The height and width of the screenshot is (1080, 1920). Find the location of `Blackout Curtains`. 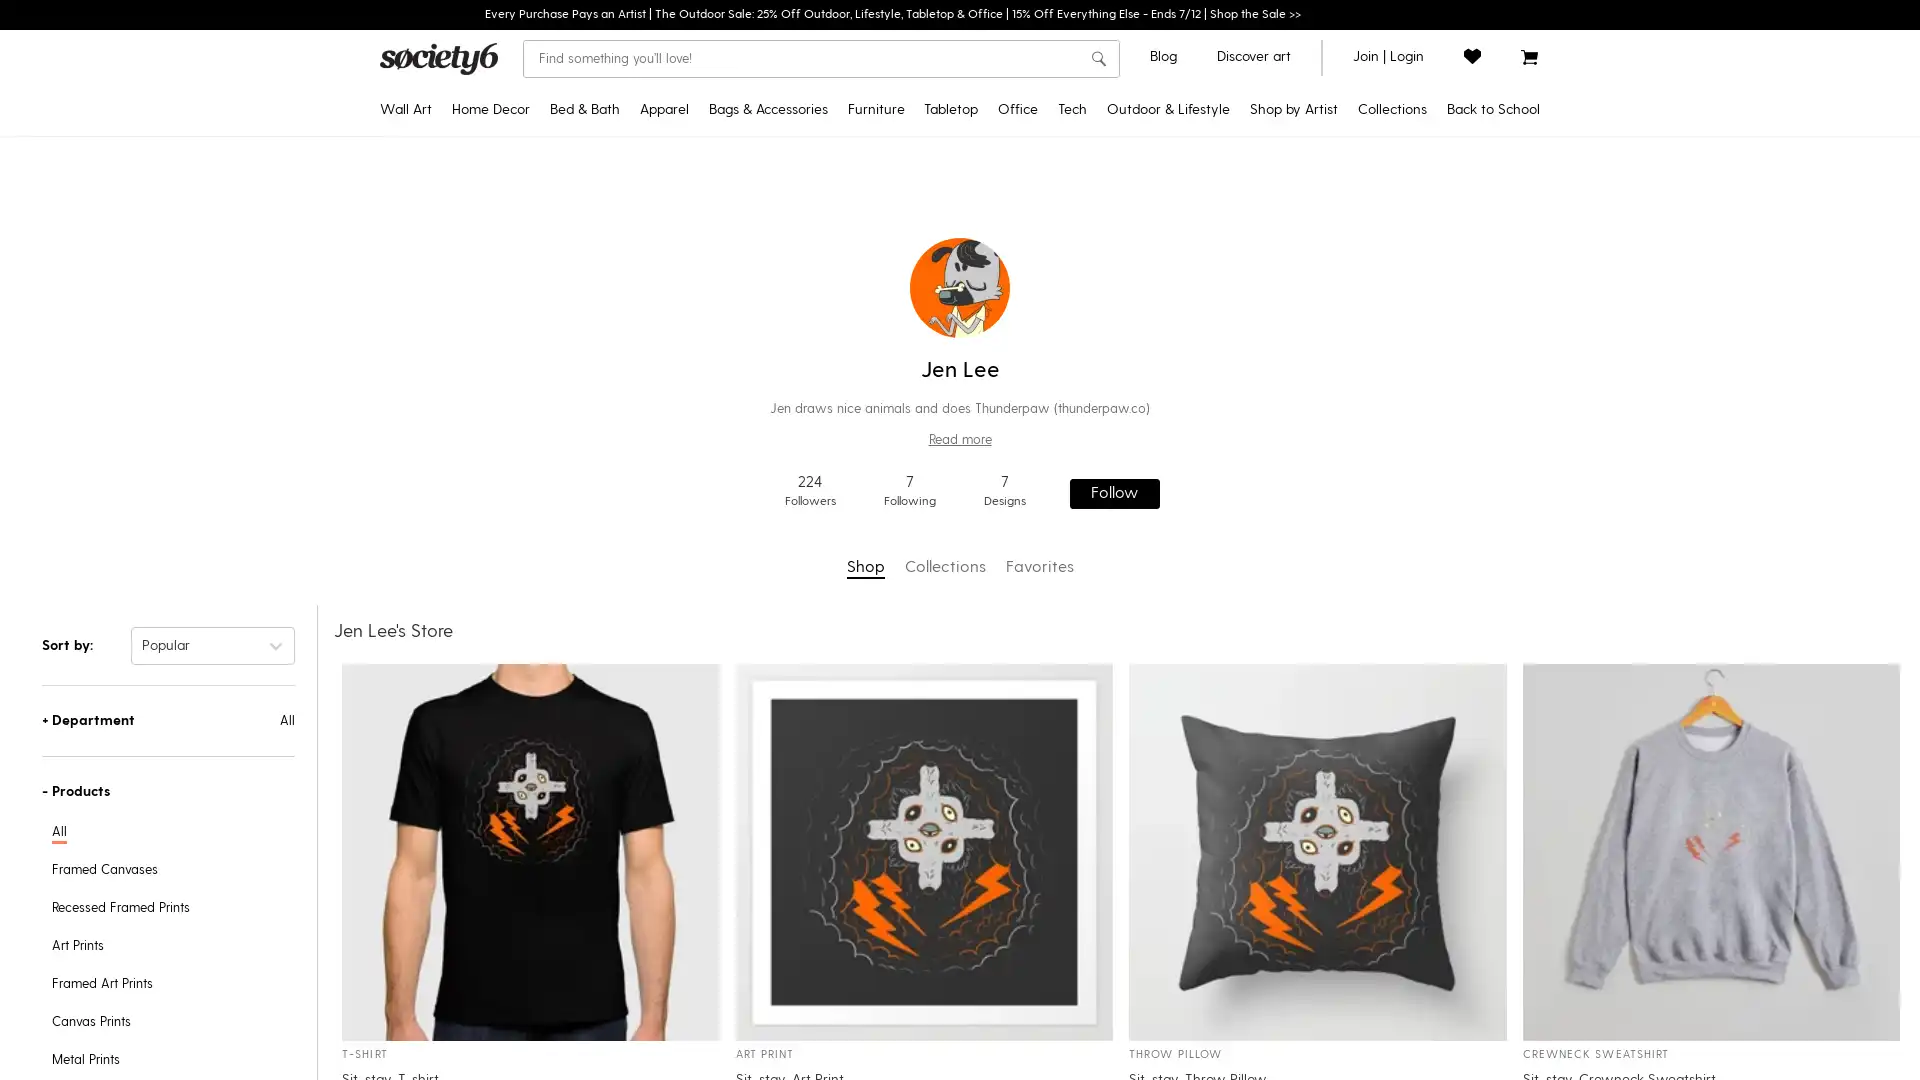

Blackout Curtains is located at coordinates (528, 320).